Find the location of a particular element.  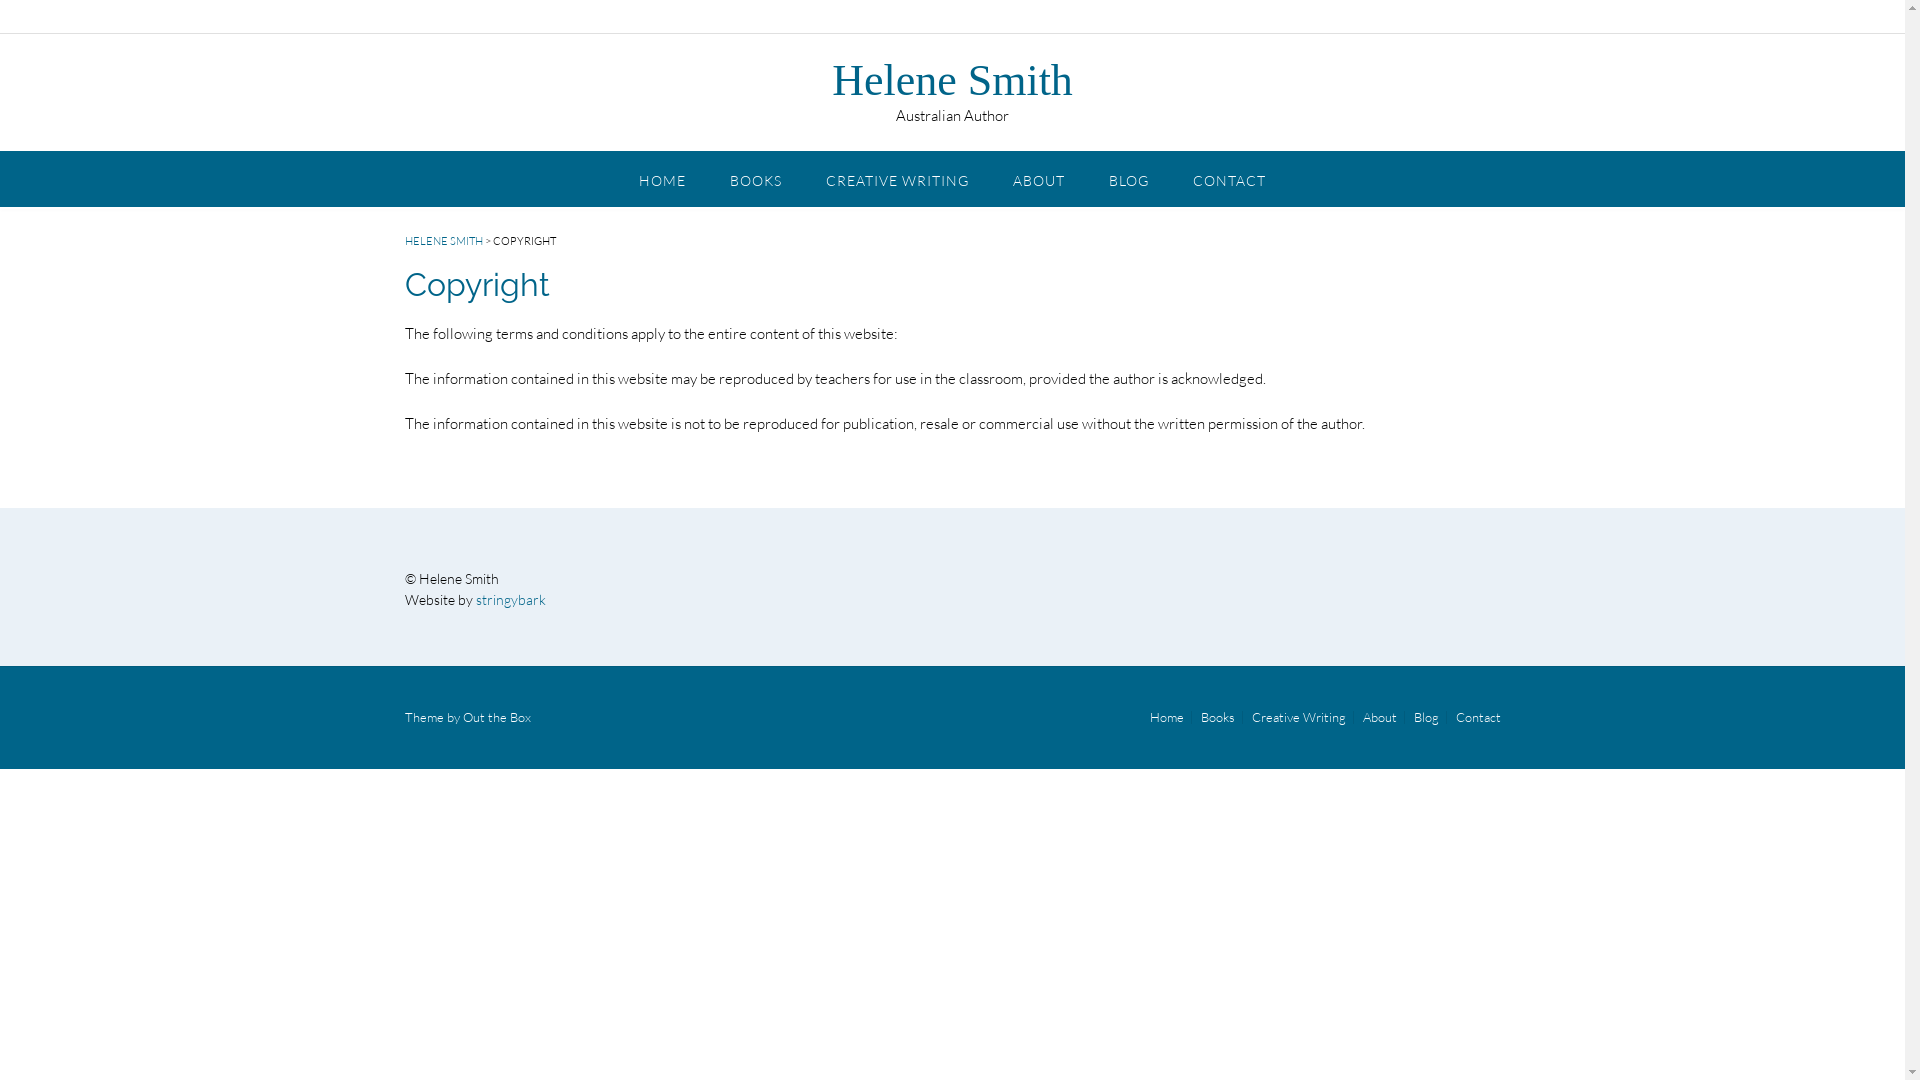

'HOME' is located at coordinates (662, 176).